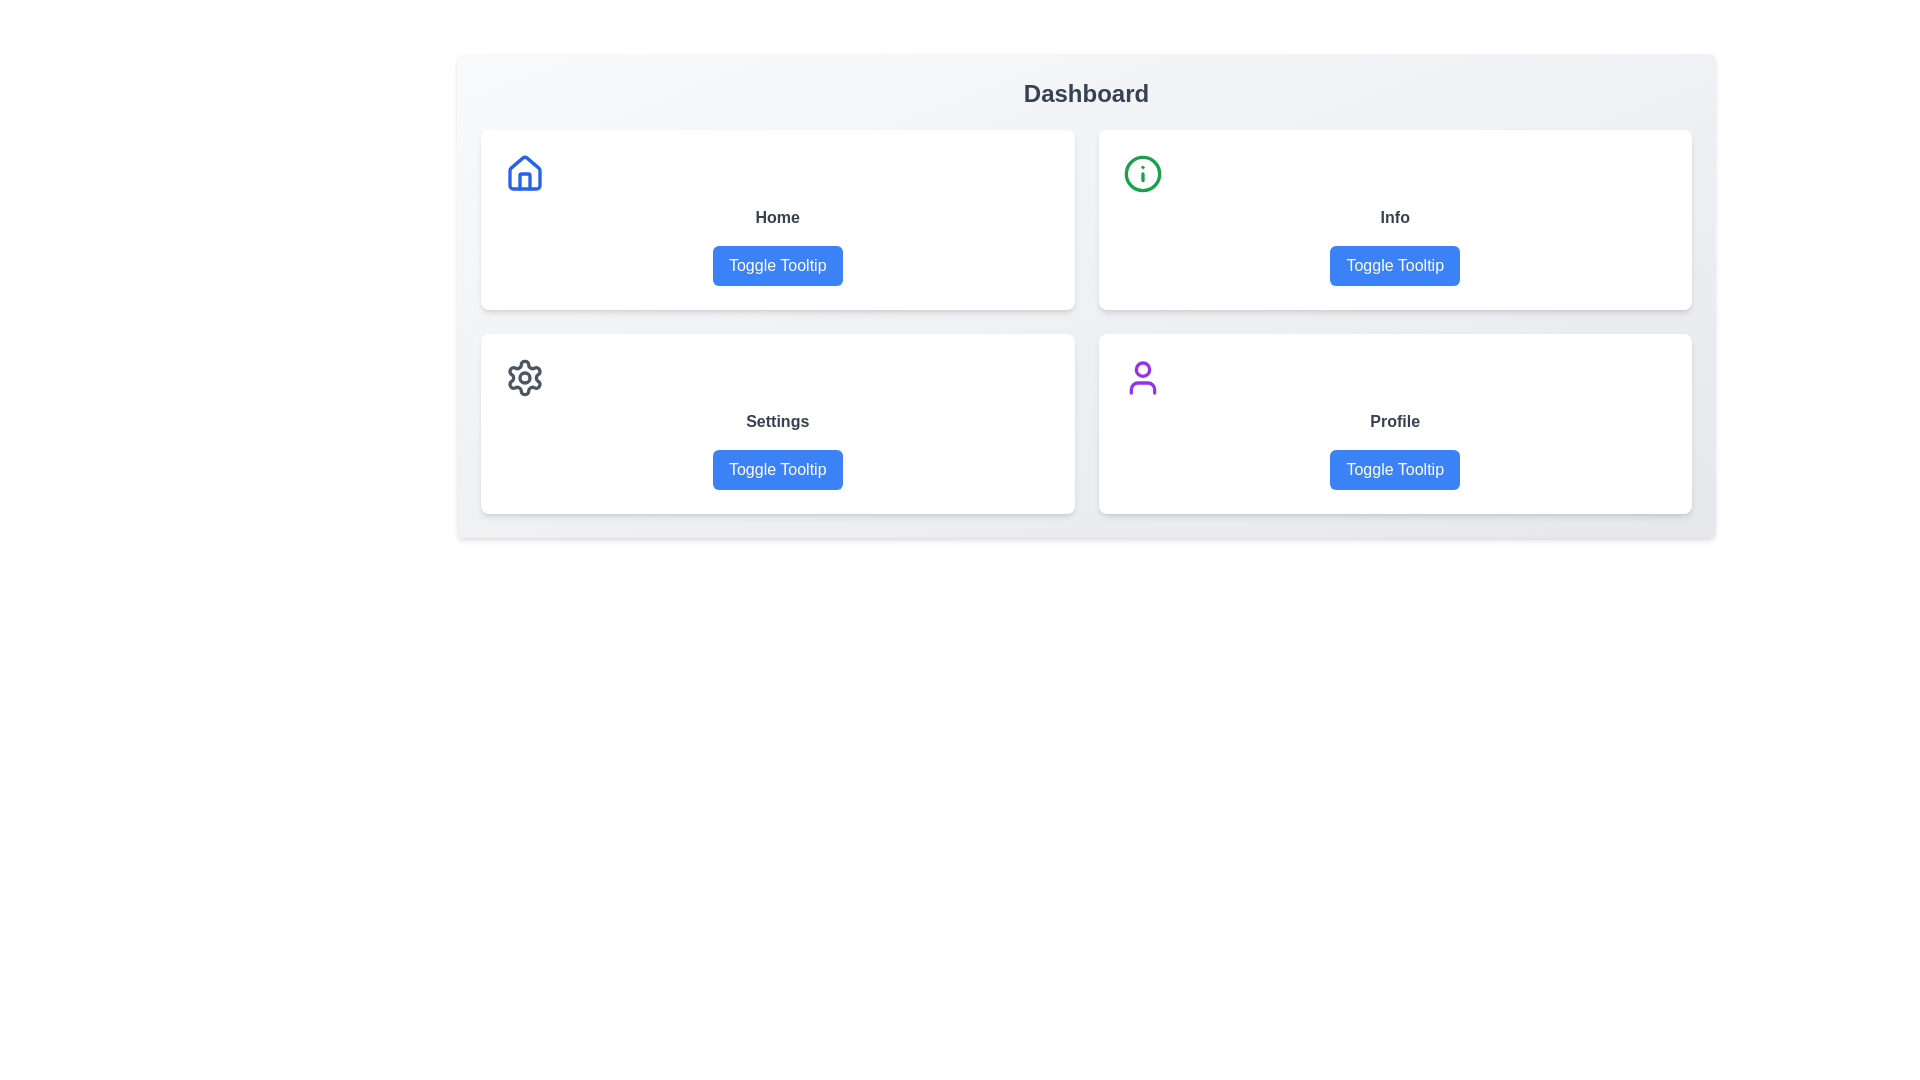  I want to click on the info icon in the card element that has a white background and rounded corners, located in the upper-right section of the grid, so click(1394, 219).